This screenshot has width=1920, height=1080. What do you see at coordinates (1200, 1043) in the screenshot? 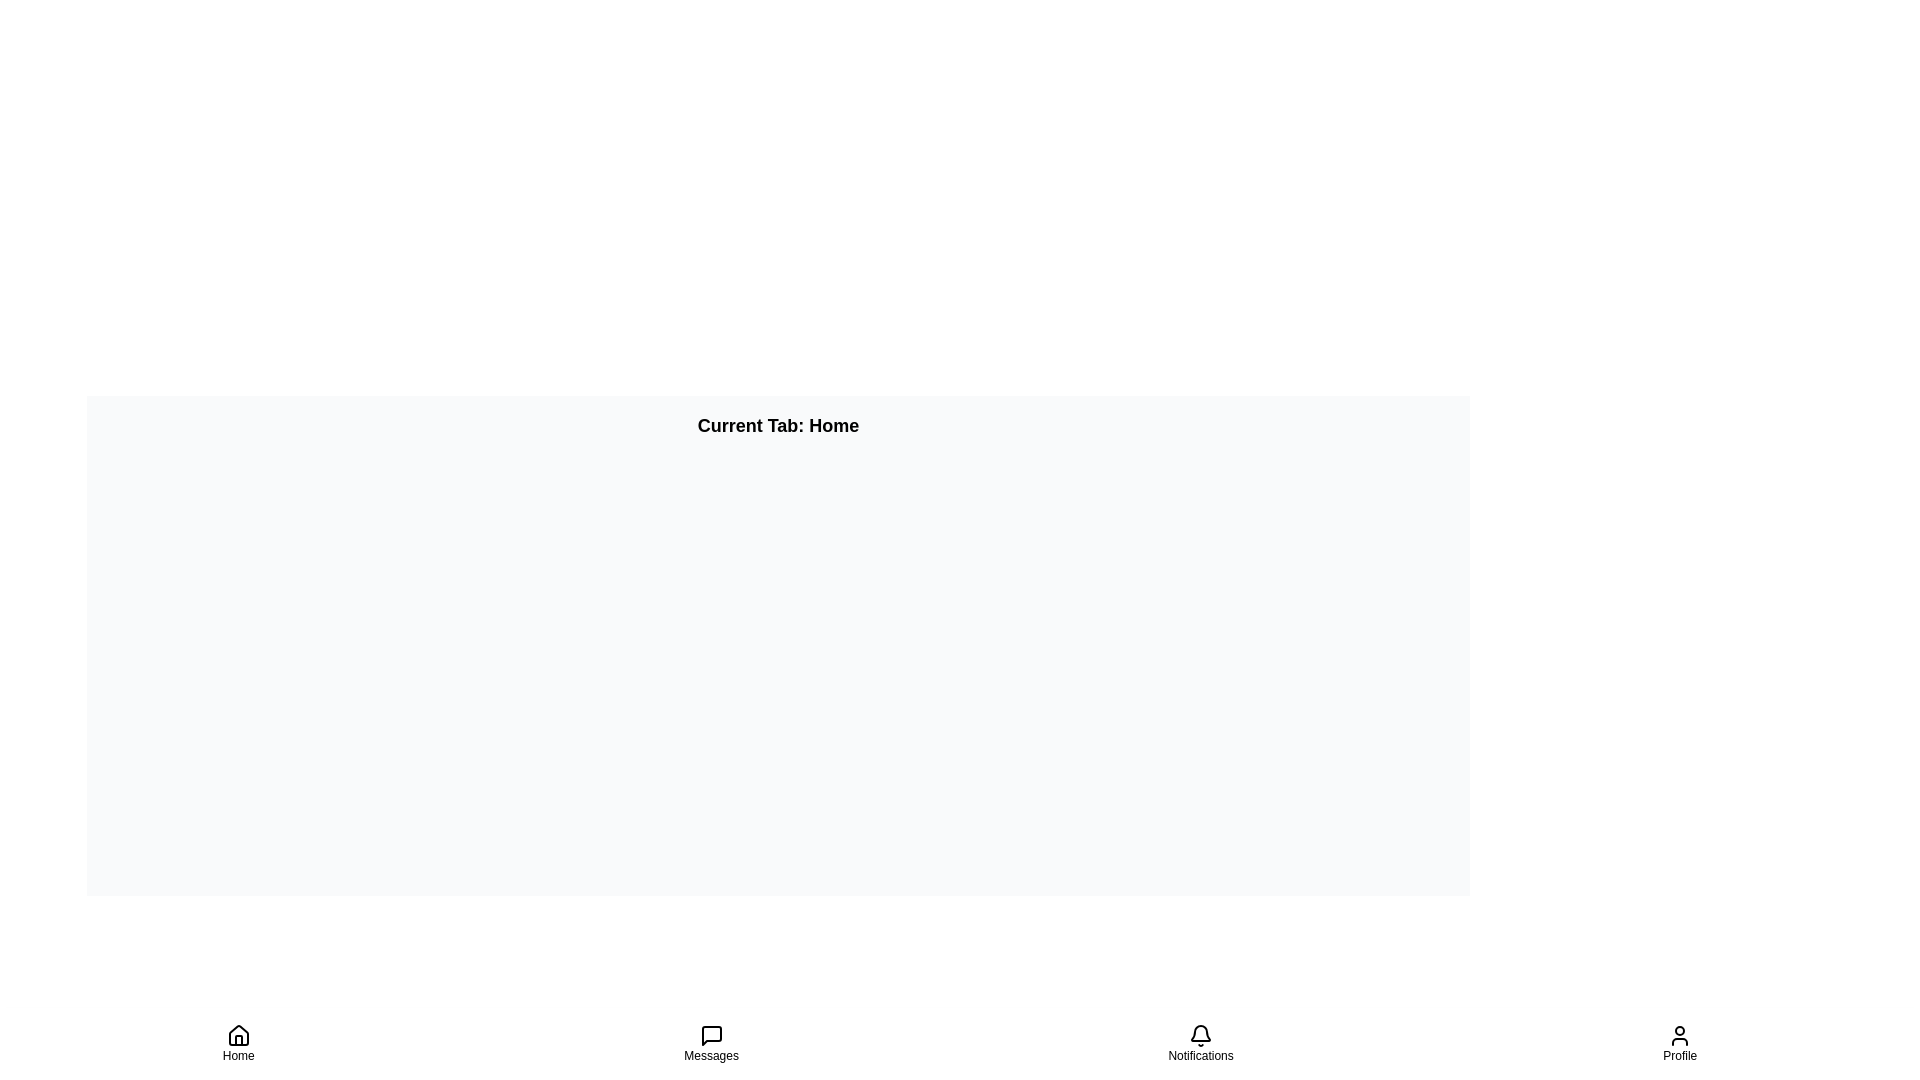
I see `the third button in the bottom navigation bar` at bounding box center [1200, 1043].